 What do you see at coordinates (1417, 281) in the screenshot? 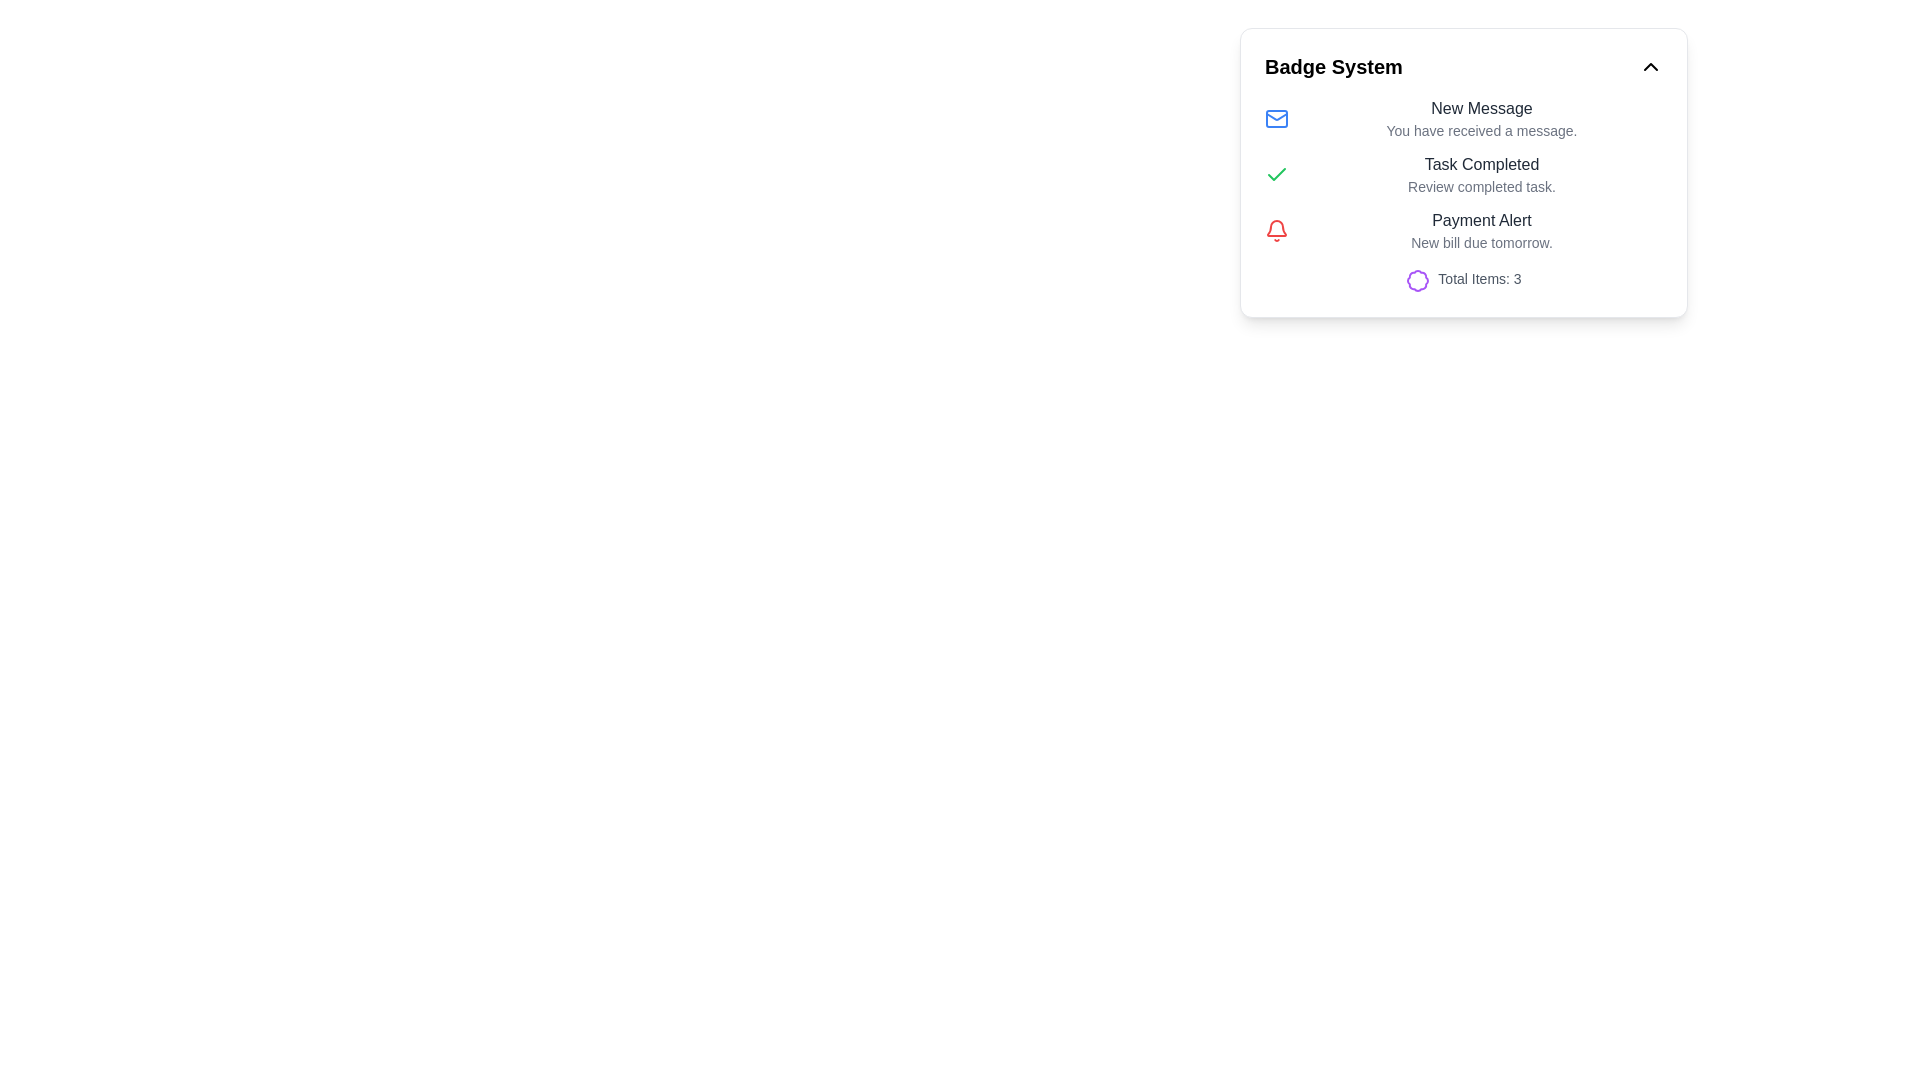
I see `the purple badge icon located at the bottom of the 'Badge System' widget, aligned with the text 'Total Items: 3'` at bounding box center [1417, 281].